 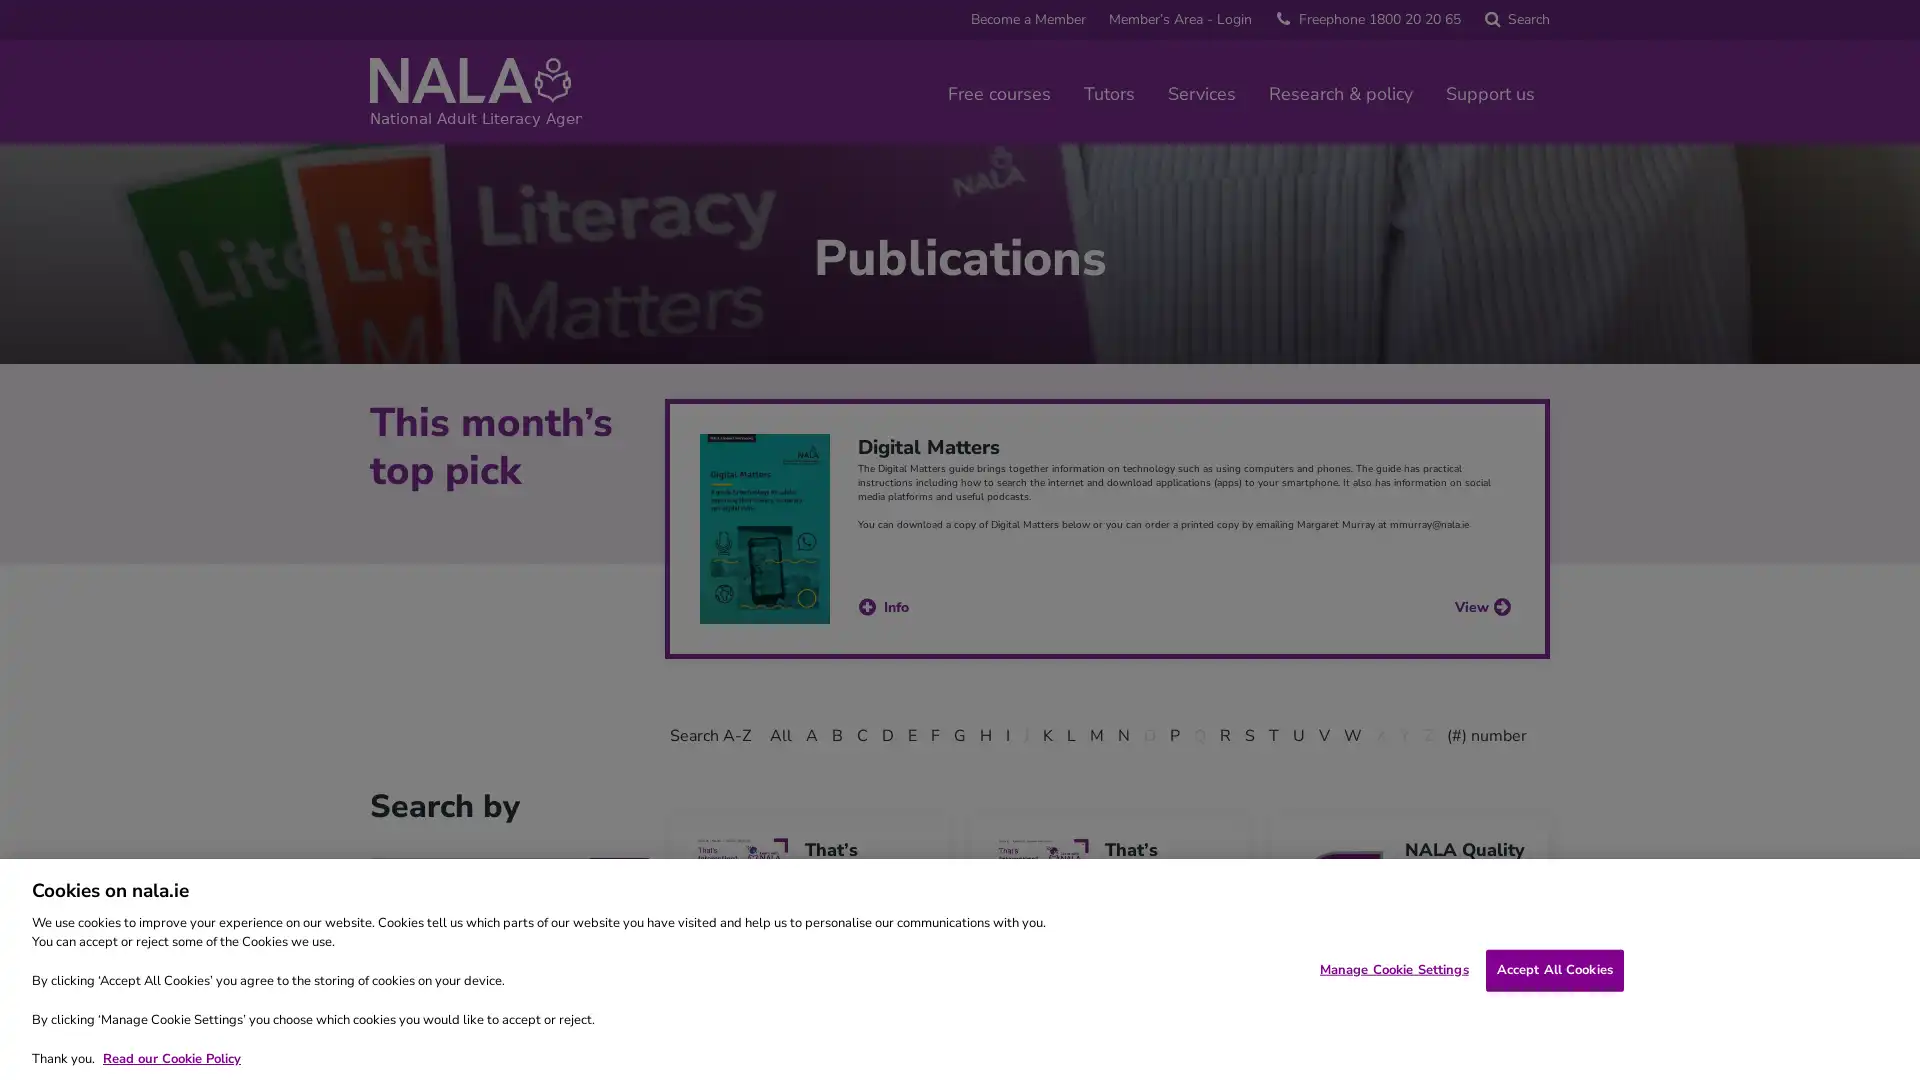 I want to click on Accept All Cookies, so click(x=1553, y=969).